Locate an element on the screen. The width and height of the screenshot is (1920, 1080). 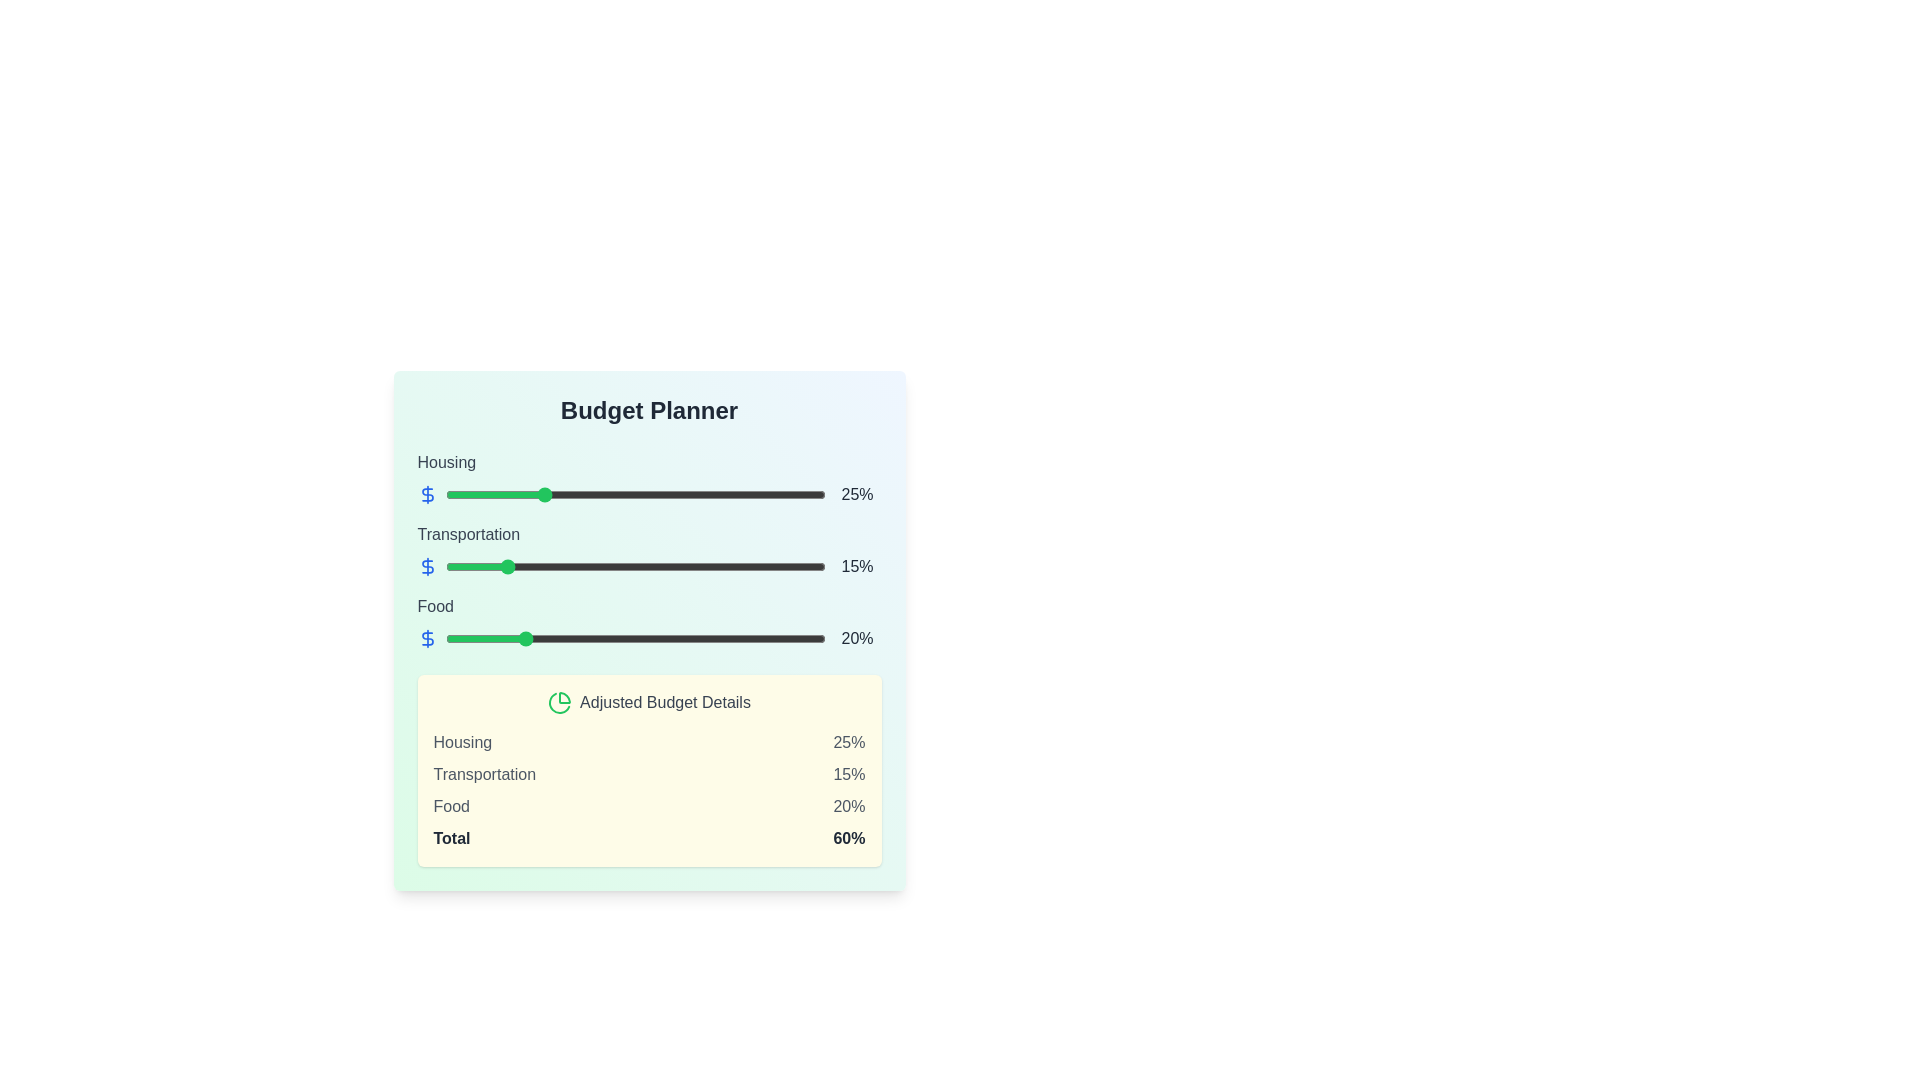
the food budget slider is located at coordinates (684, 639).